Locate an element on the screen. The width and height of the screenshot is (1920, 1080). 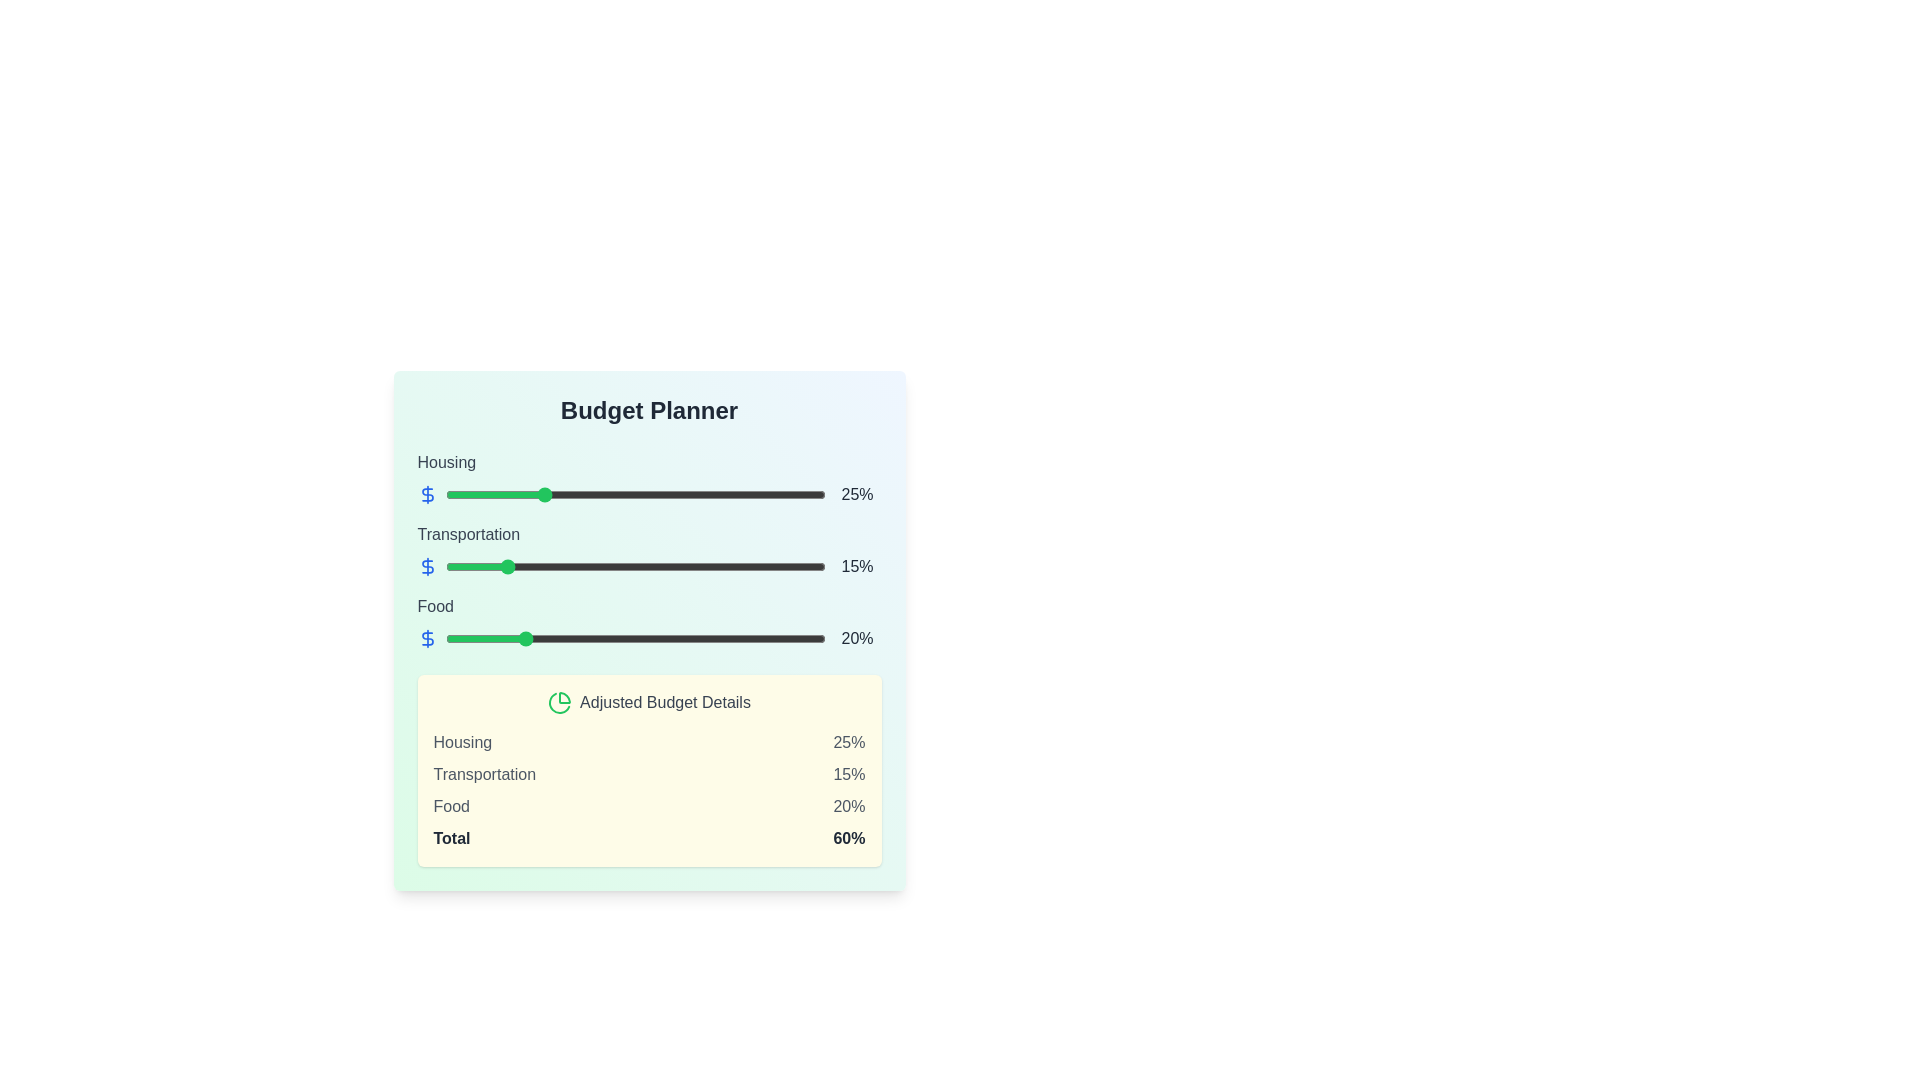
the food budget slider is located at coordinates (684, 639).